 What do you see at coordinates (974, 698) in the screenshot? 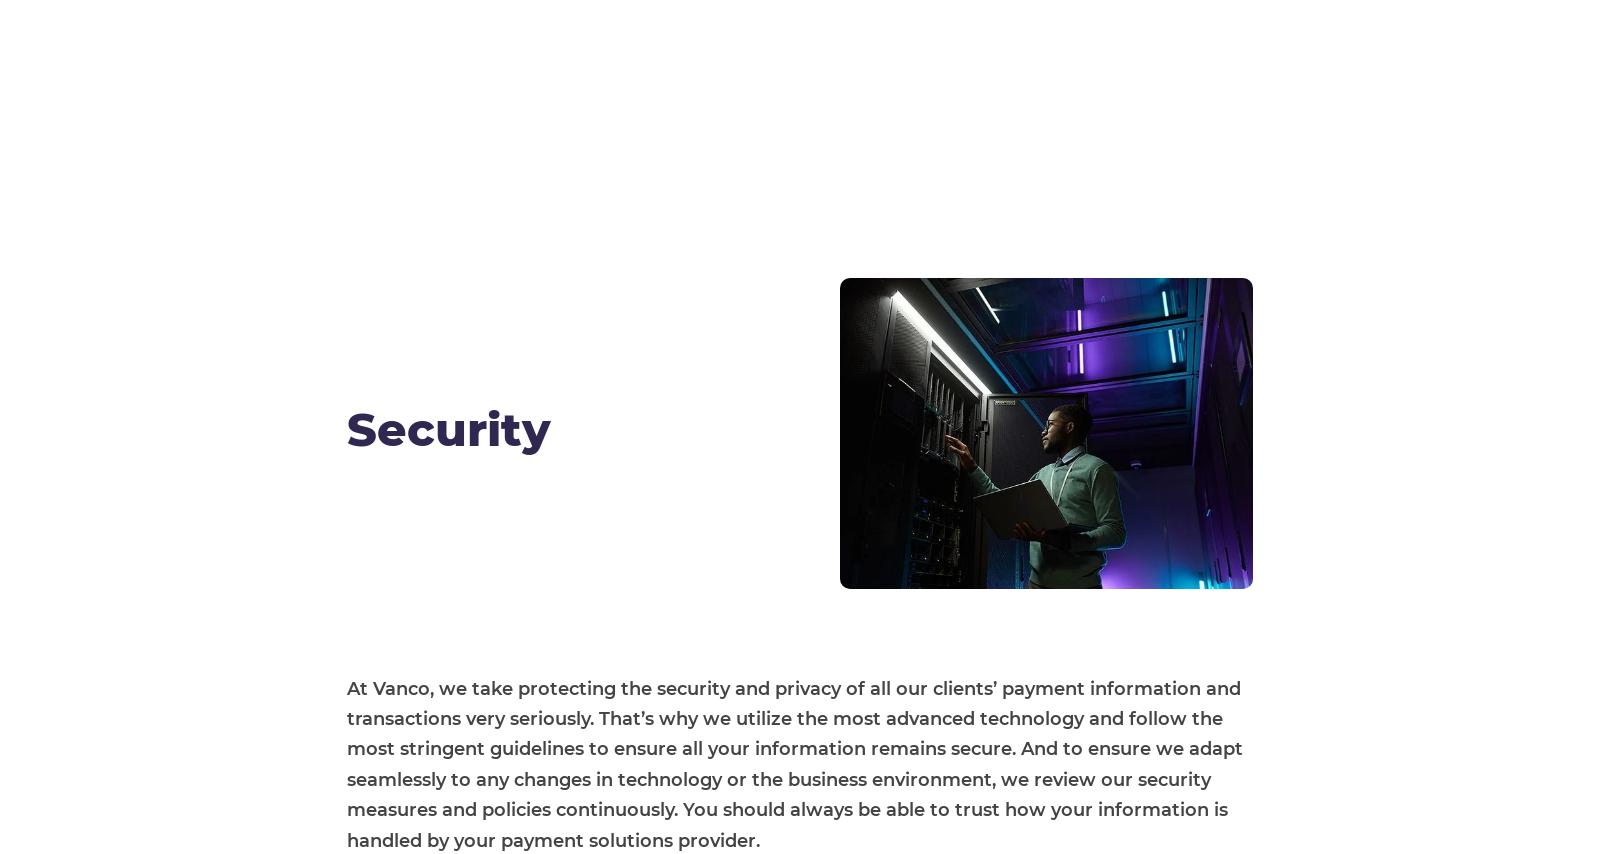
I see `'Operations'` at bounding box center [974, 698].